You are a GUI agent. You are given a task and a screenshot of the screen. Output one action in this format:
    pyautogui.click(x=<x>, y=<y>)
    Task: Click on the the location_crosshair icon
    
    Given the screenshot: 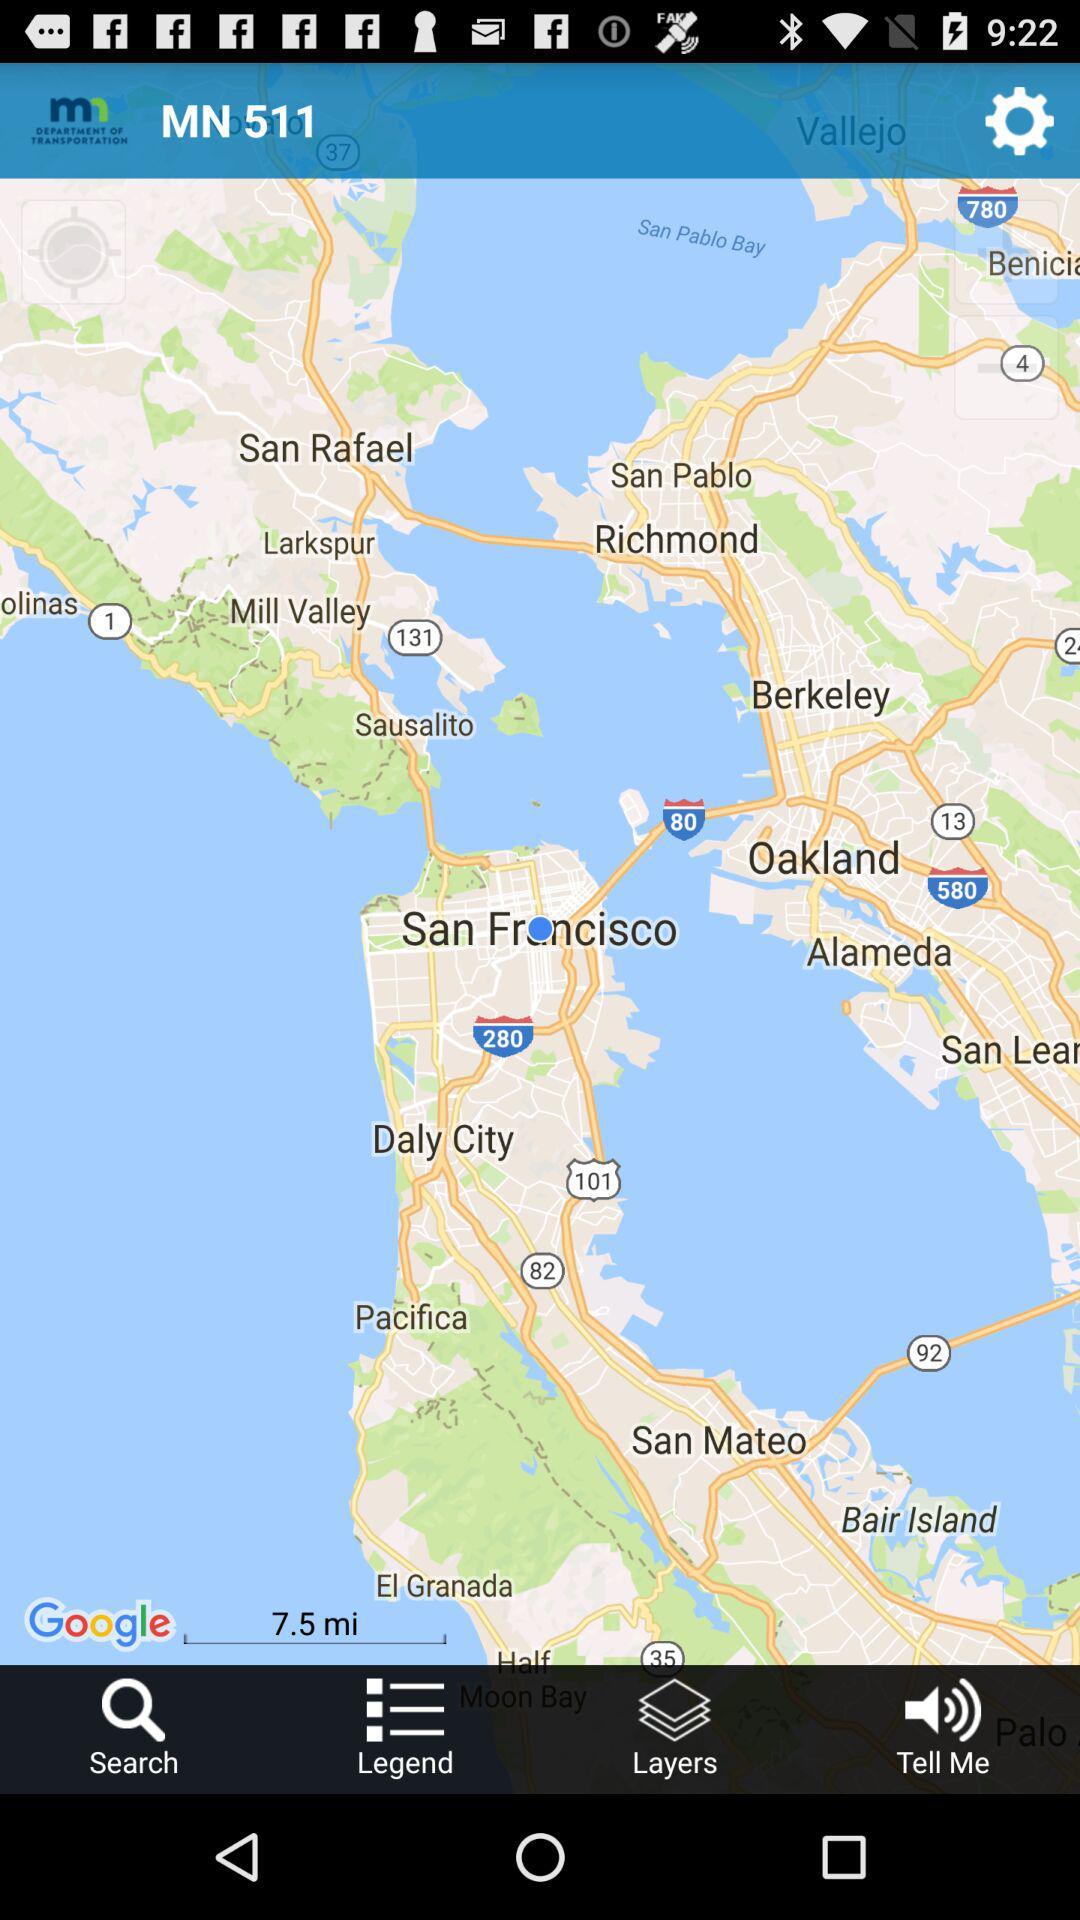 What is the action you would take?
    pyautogui.click(x=72, y=268)
    